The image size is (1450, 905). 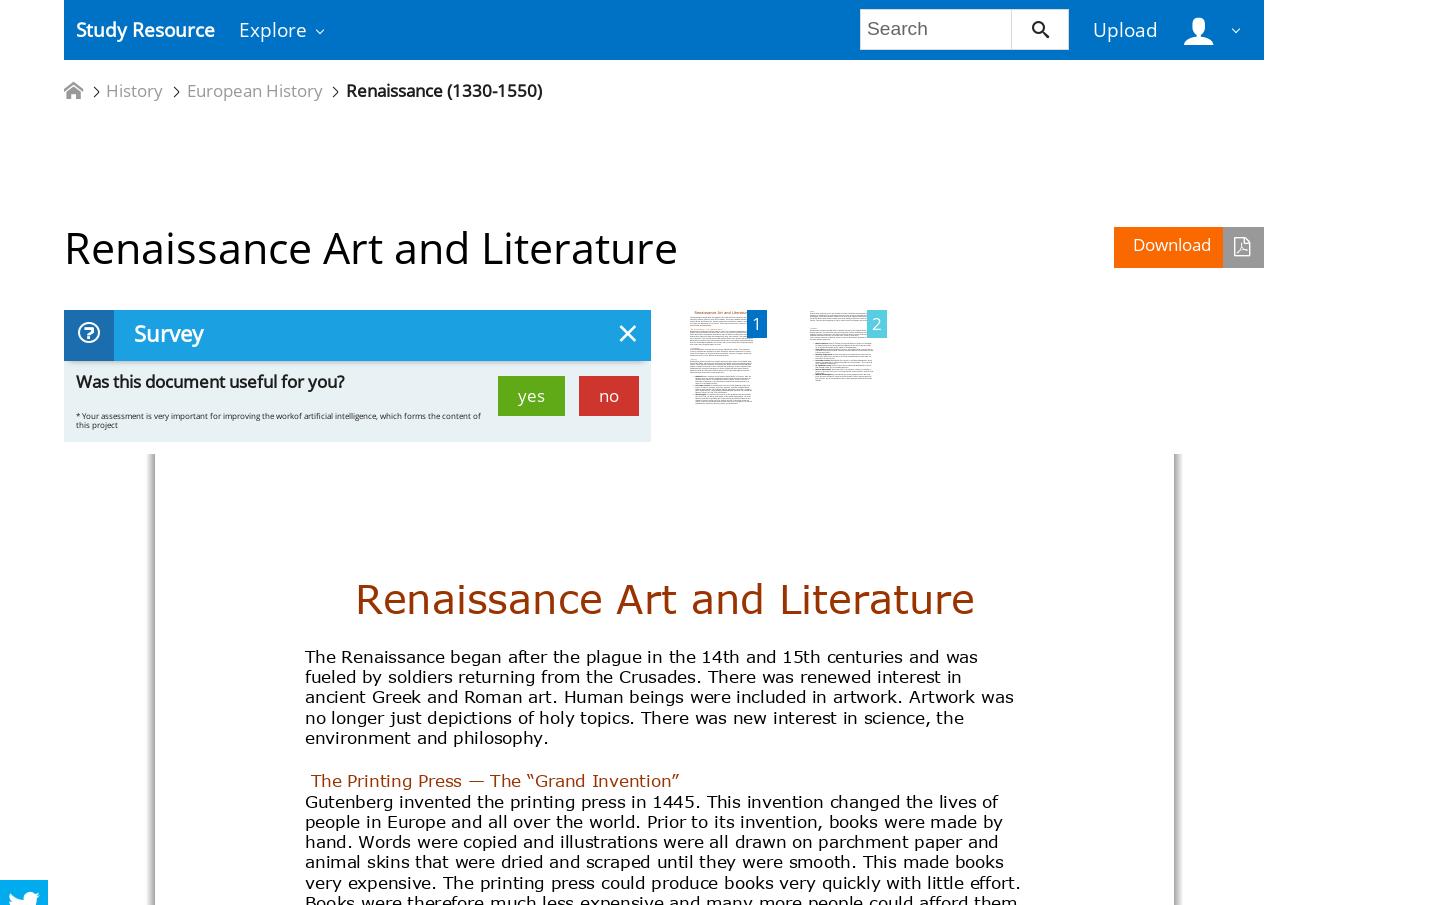 I want to click on 'Renaissance Art and Literature', so click(x=370, y=246).